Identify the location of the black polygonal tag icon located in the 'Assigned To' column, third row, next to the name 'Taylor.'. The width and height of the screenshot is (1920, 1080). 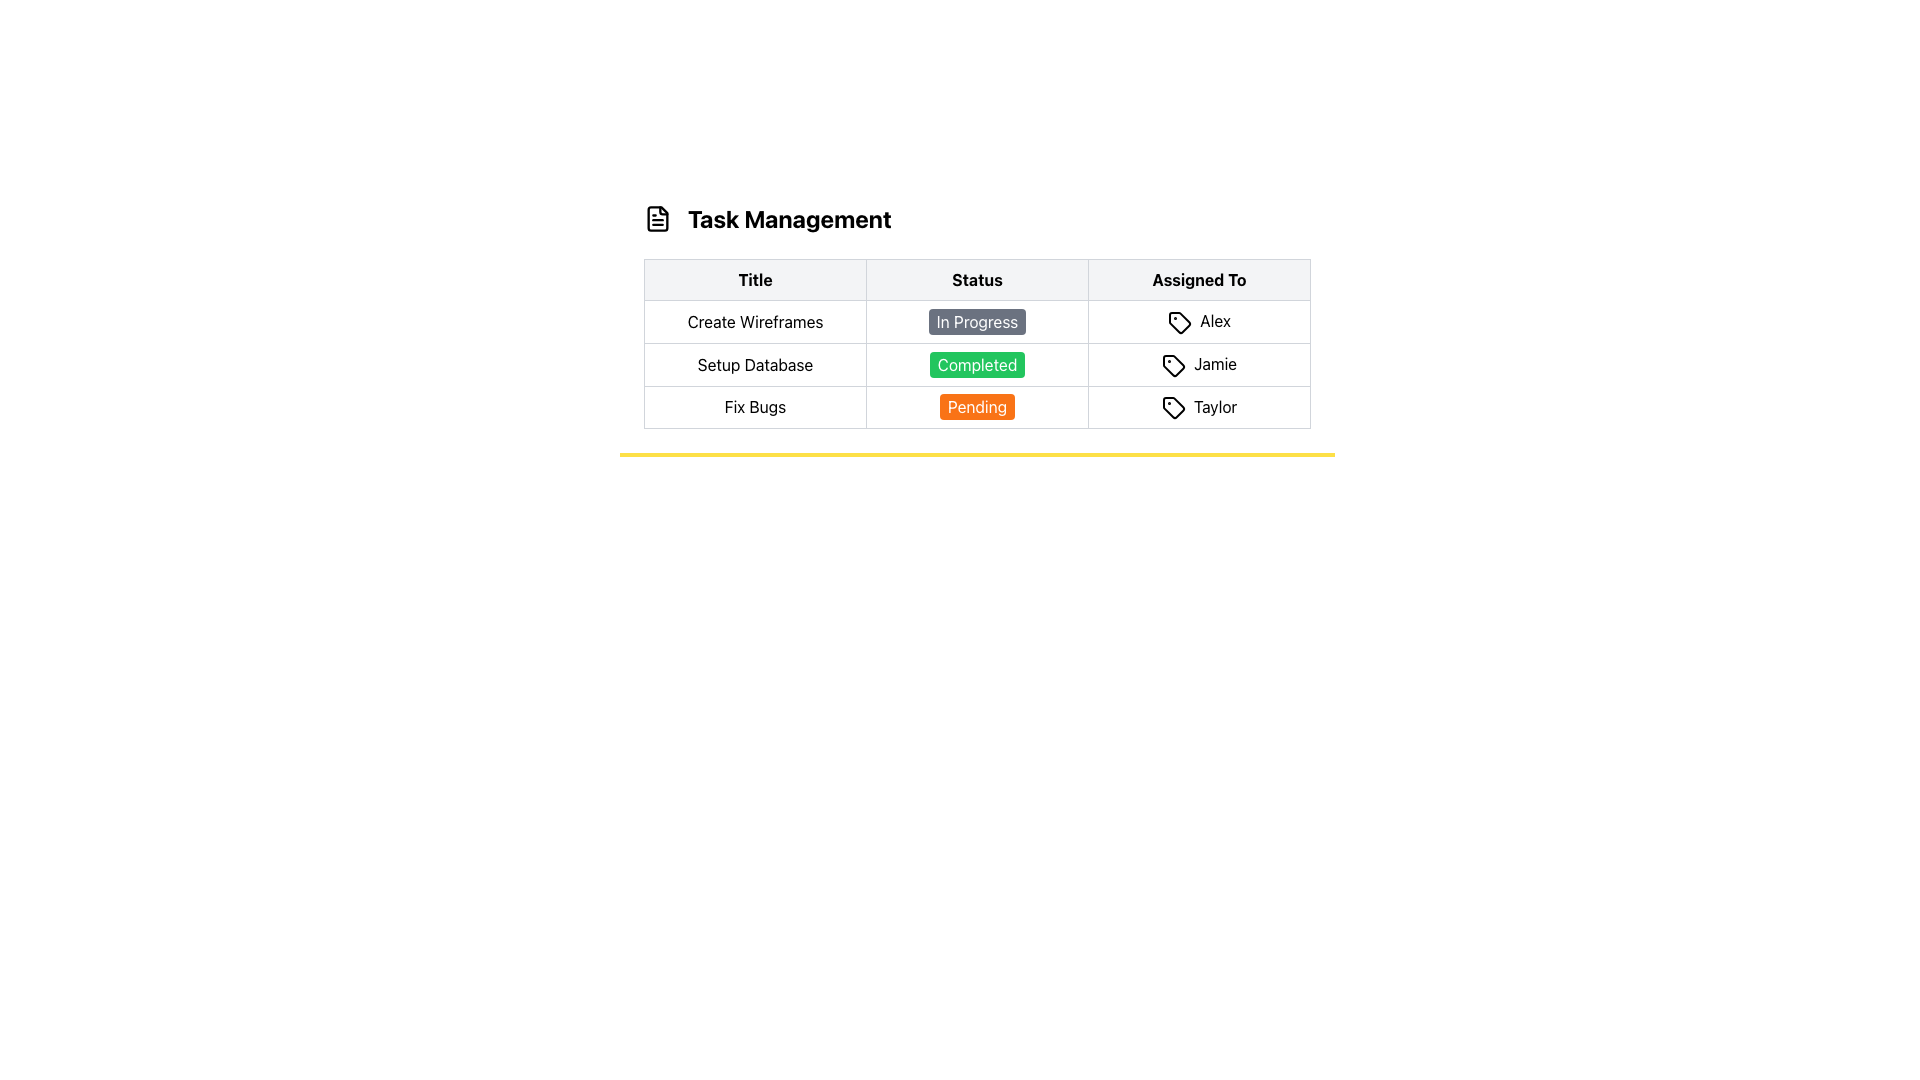
(1173, 407).